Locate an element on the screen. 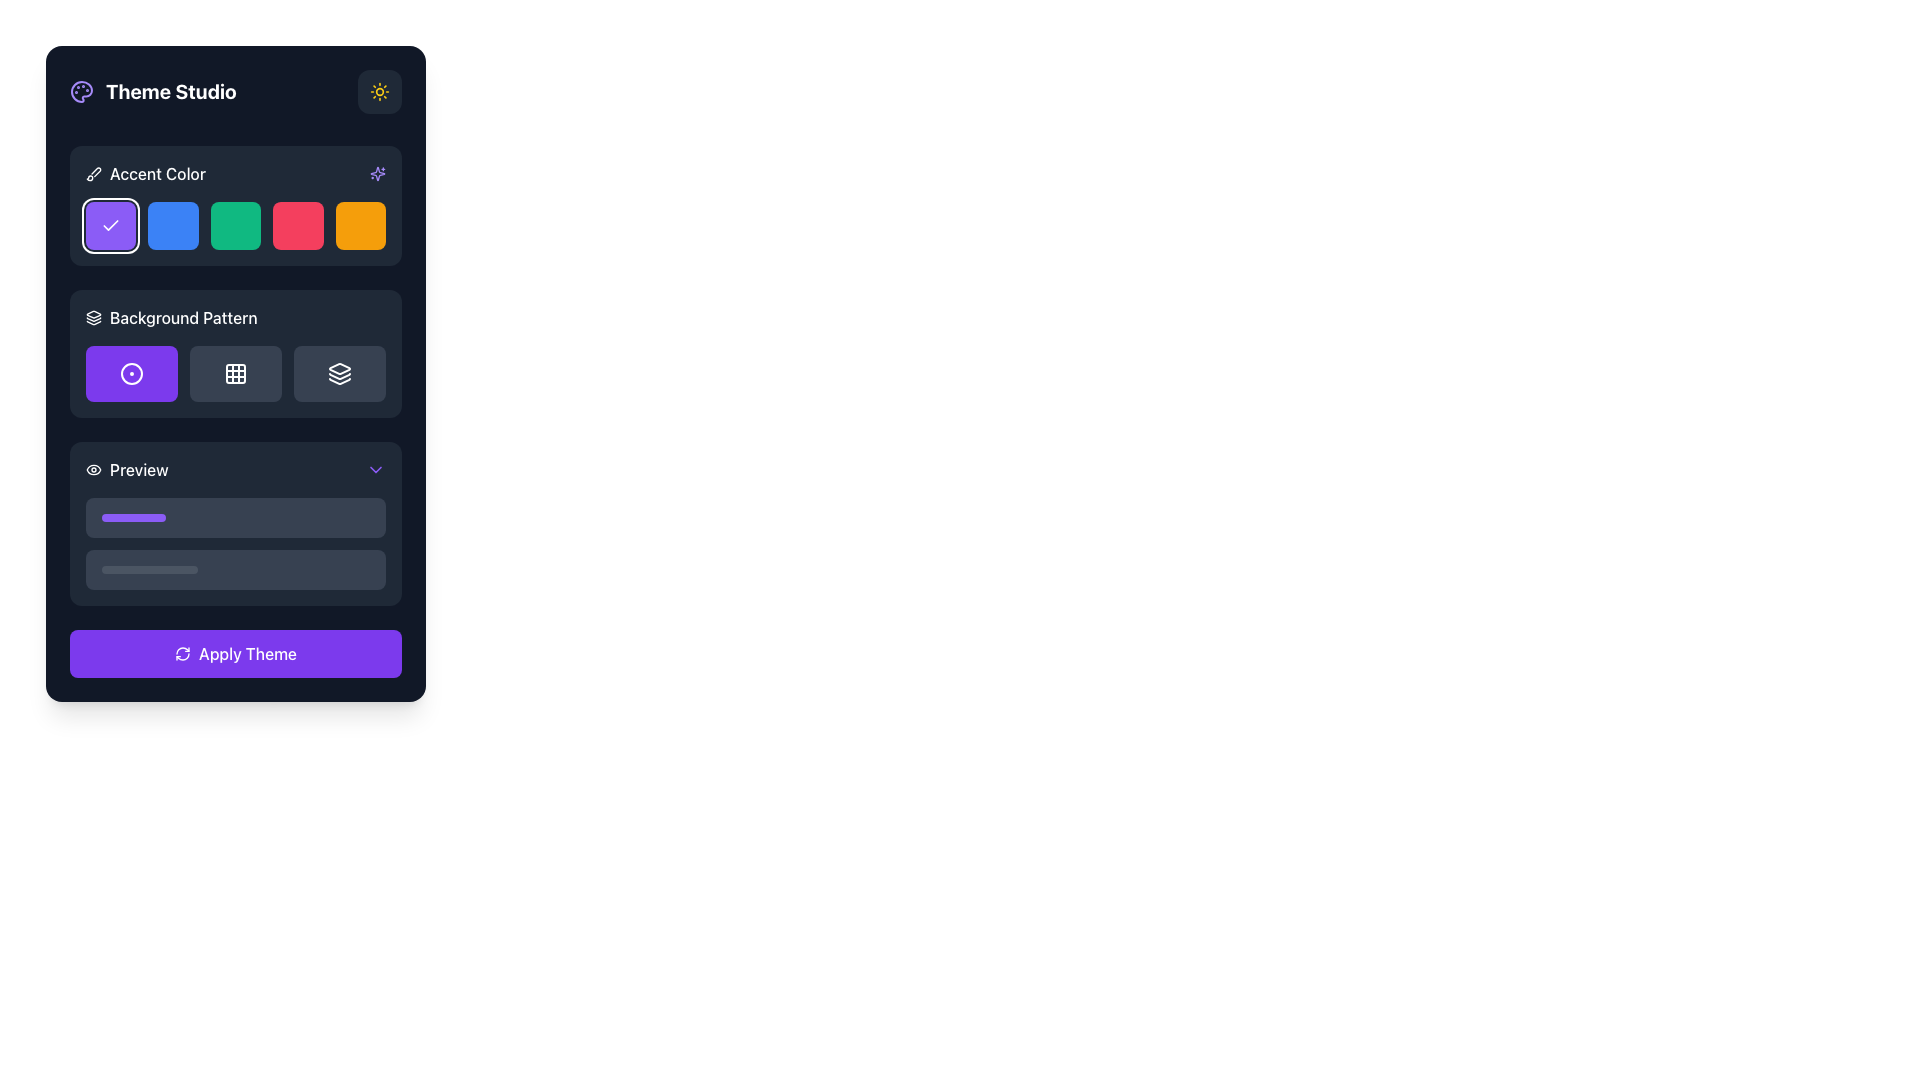 This screenshot has width=1920, height=1080. the selectable icon within the background patterns section of the Theme Studio is located at coordinates (235, 353).